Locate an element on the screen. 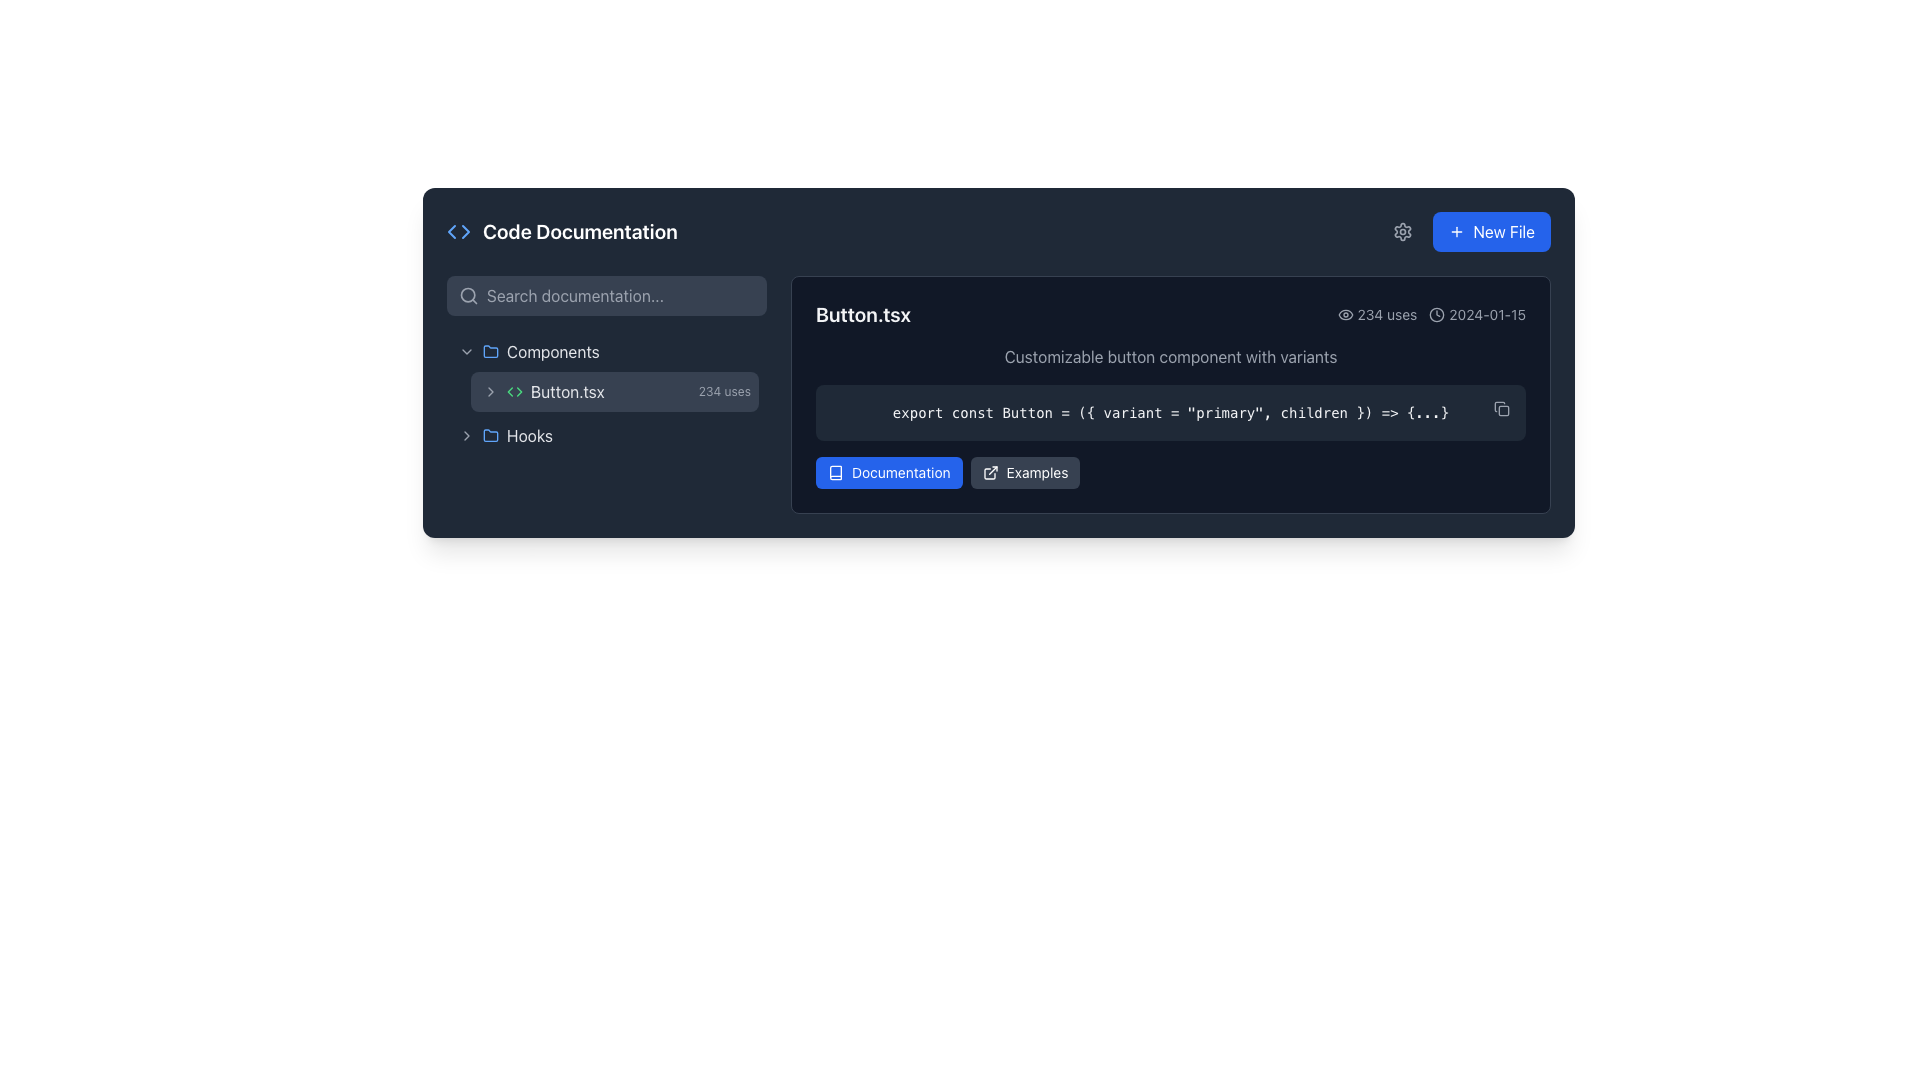 Image resolution: width=1920 pixels, height=1080 pixels. the 'New File' button, which is styled with a blue background and white text, located at the top-right corner of the header section titled 'Code Documentation' is located at coordinates (1468, 230).